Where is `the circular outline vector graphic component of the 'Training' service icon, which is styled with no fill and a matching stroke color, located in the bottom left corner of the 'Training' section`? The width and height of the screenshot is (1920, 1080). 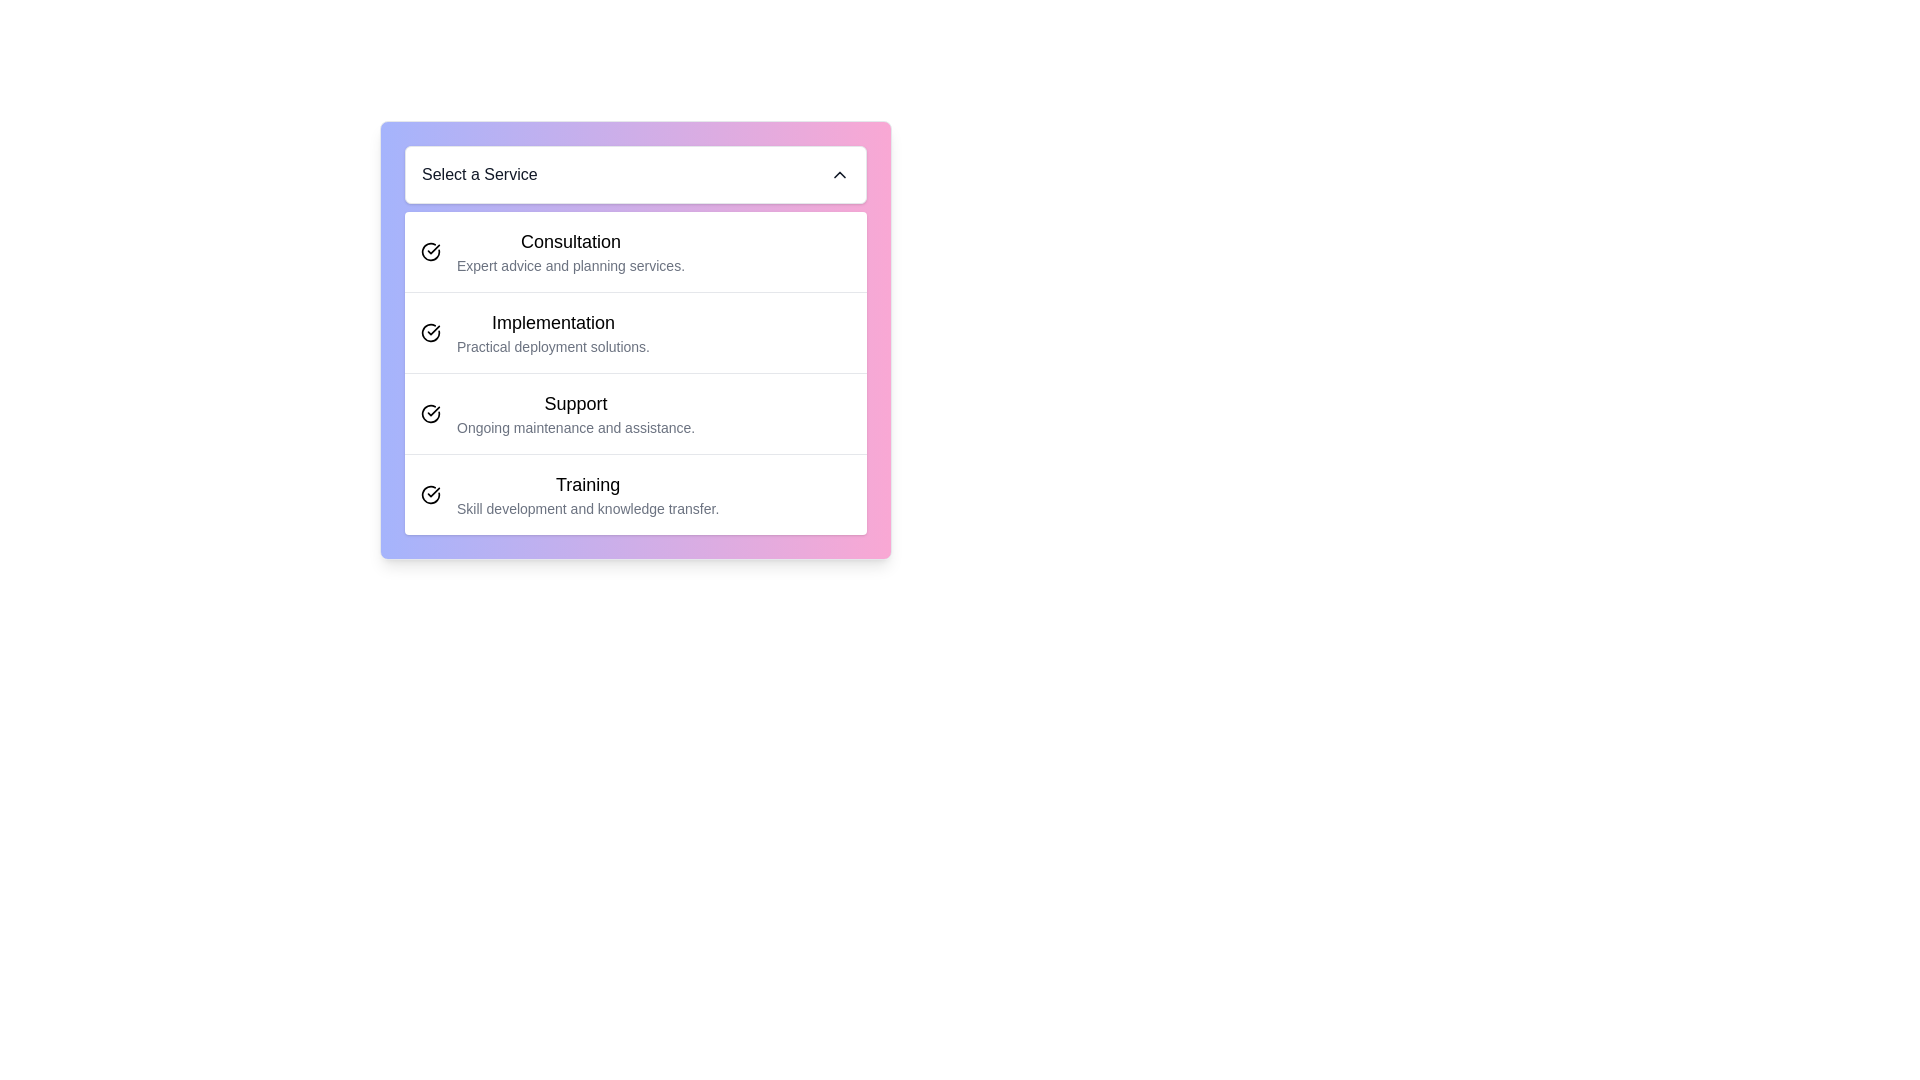
the circular outline vector graphic component of the 'Training' service icon, which is styled with no fill and a matching stroke color, located in the bottom left corner of the 'Training' section is located at coordinates (430, 494).